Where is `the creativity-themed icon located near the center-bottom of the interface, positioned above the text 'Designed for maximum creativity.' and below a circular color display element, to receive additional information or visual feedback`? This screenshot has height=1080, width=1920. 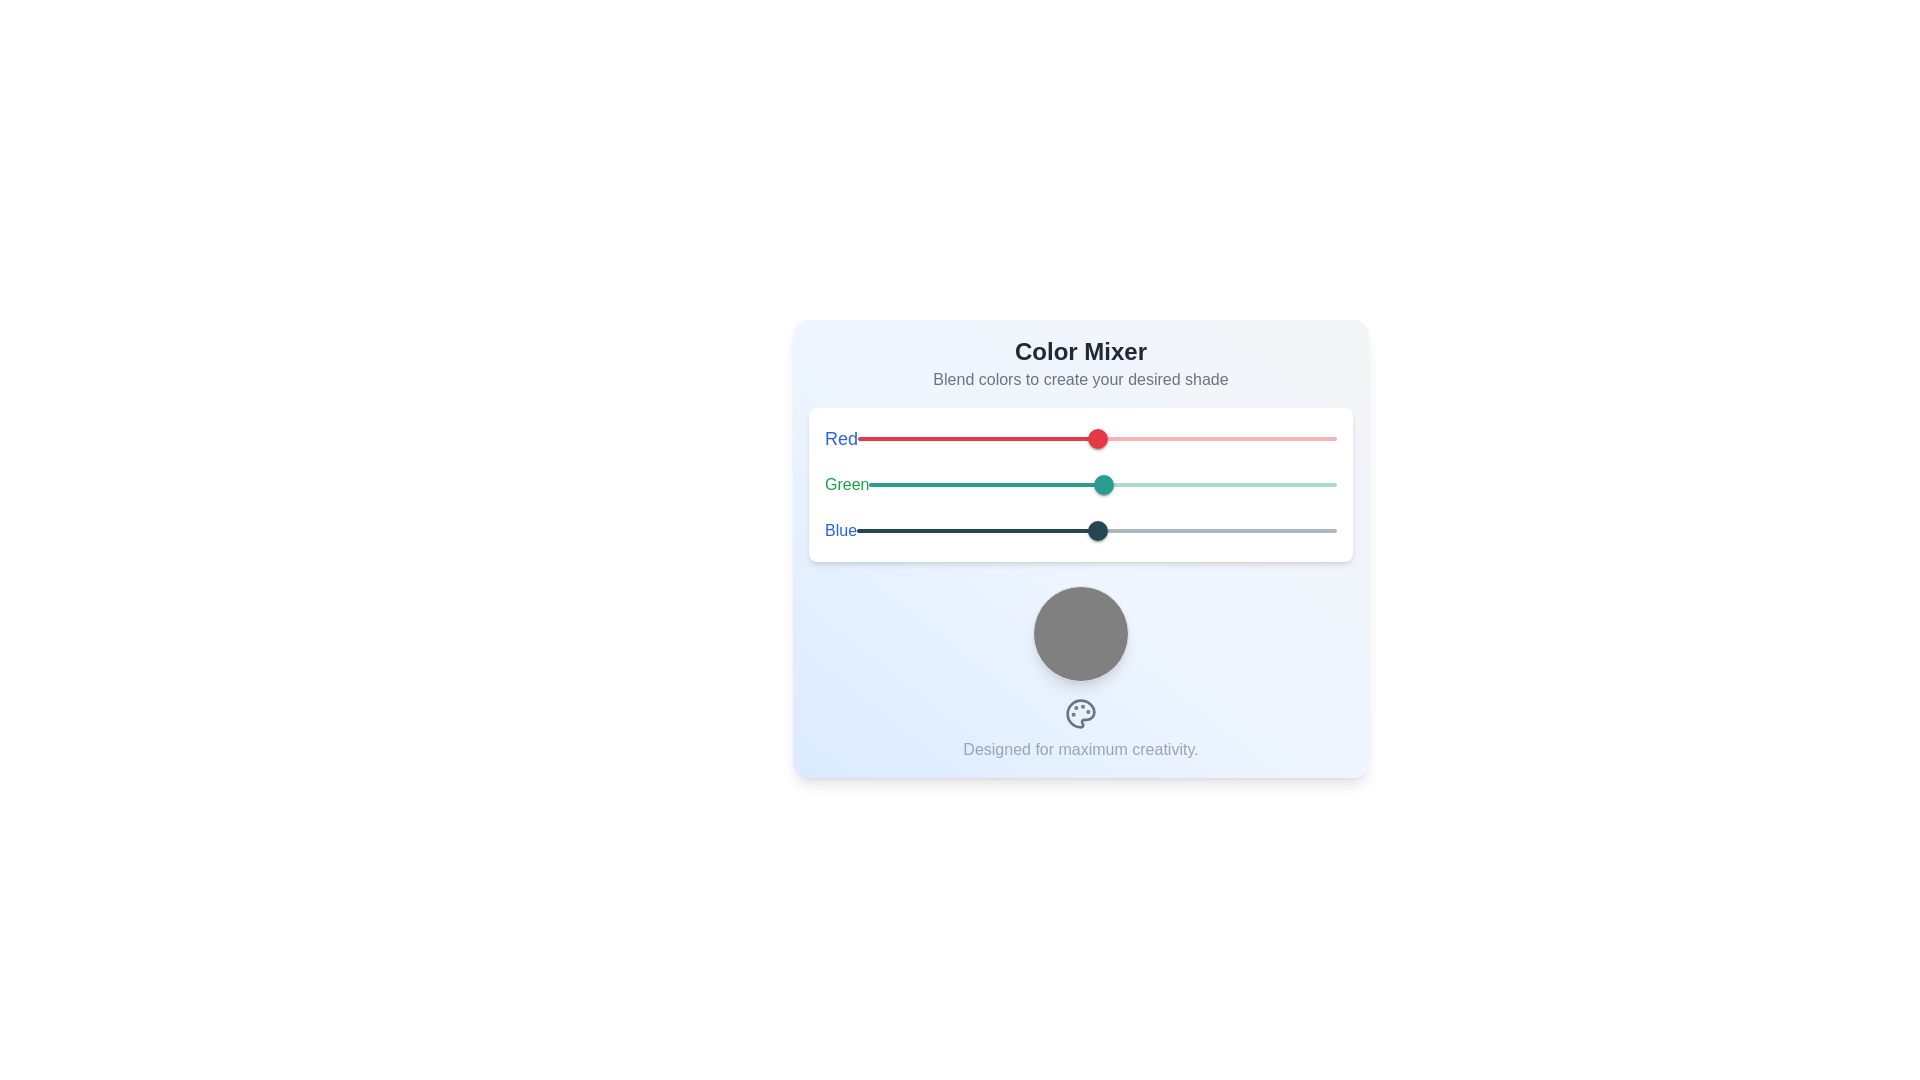 the creativity-themed icon located near the center-bottom of the interface, positioned above the text 'Designed for maximum creativity.' and below a circular color display element, to receive additional information or visual feedback is located at coordinates (1079, 712).